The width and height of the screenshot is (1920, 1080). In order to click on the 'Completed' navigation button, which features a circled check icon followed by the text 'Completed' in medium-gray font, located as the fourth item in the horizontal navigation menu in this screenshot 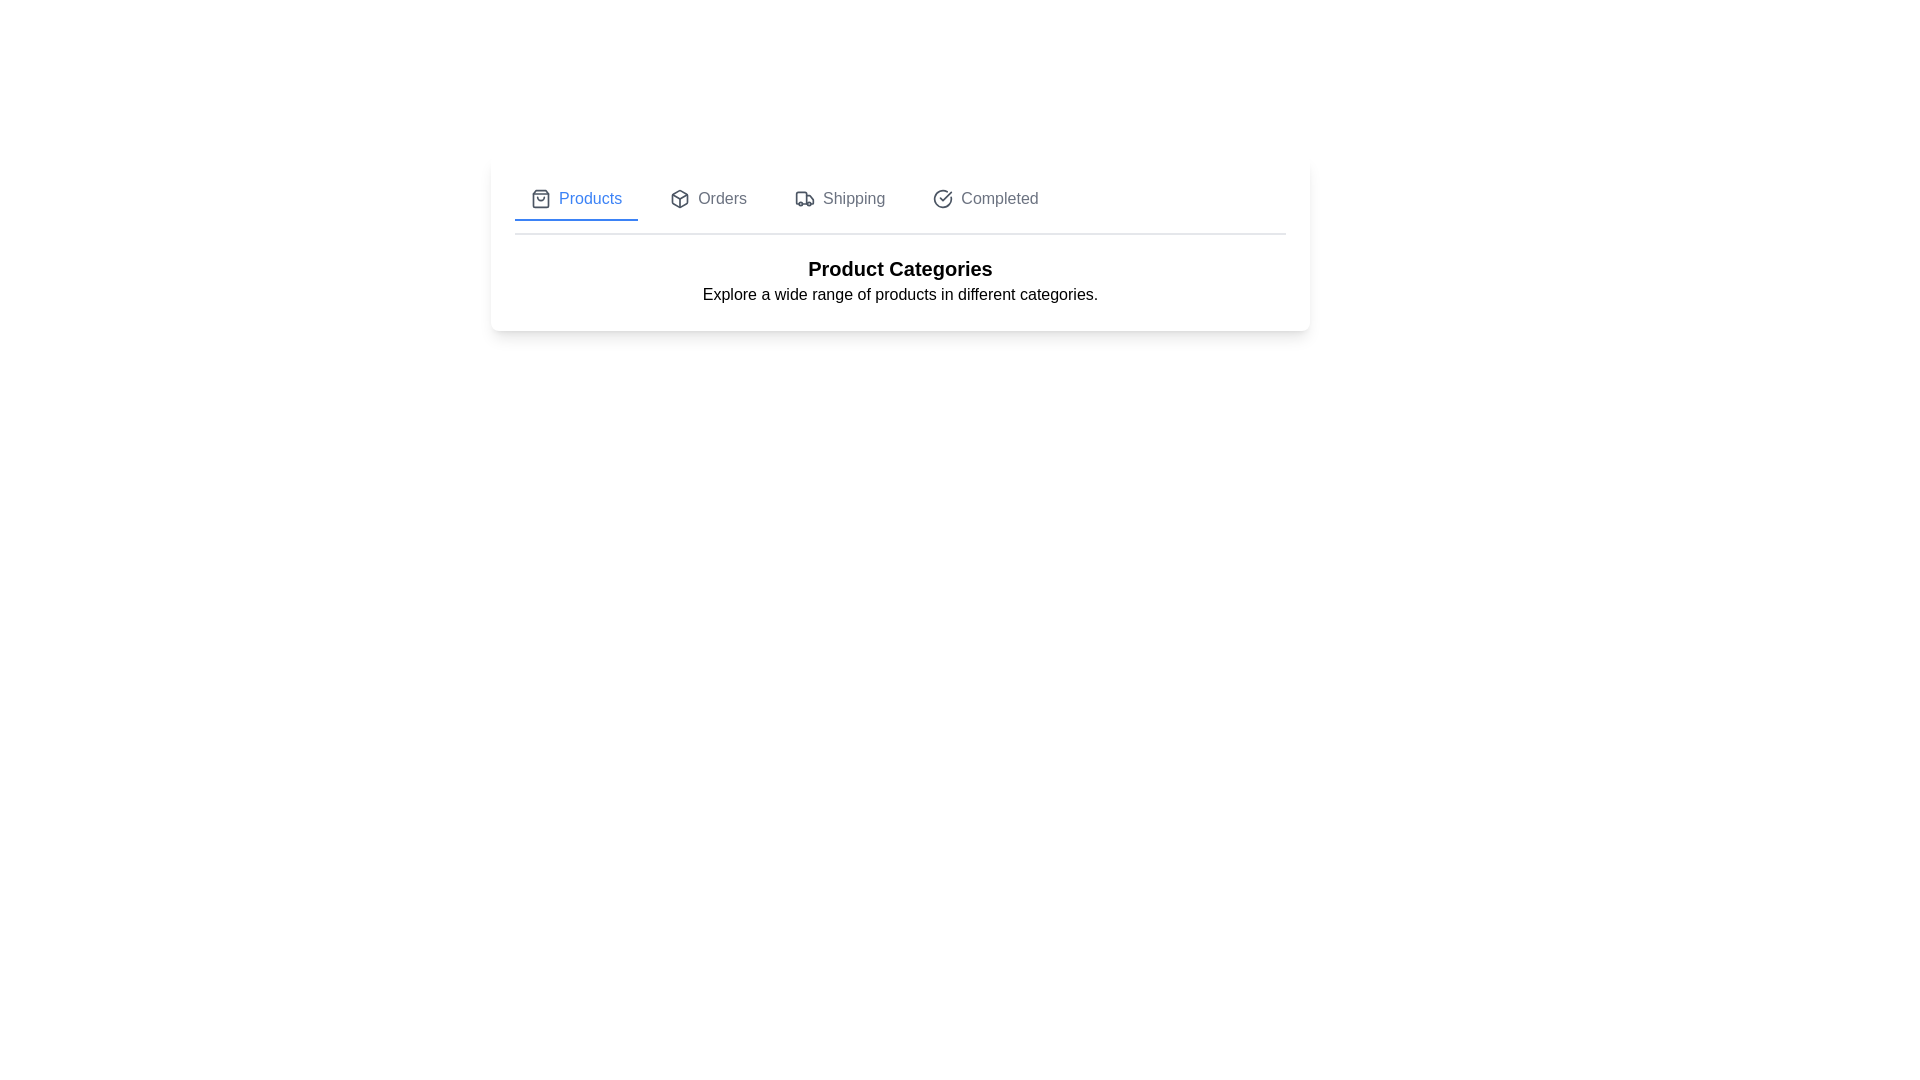, I will do `click(986, 200)`.